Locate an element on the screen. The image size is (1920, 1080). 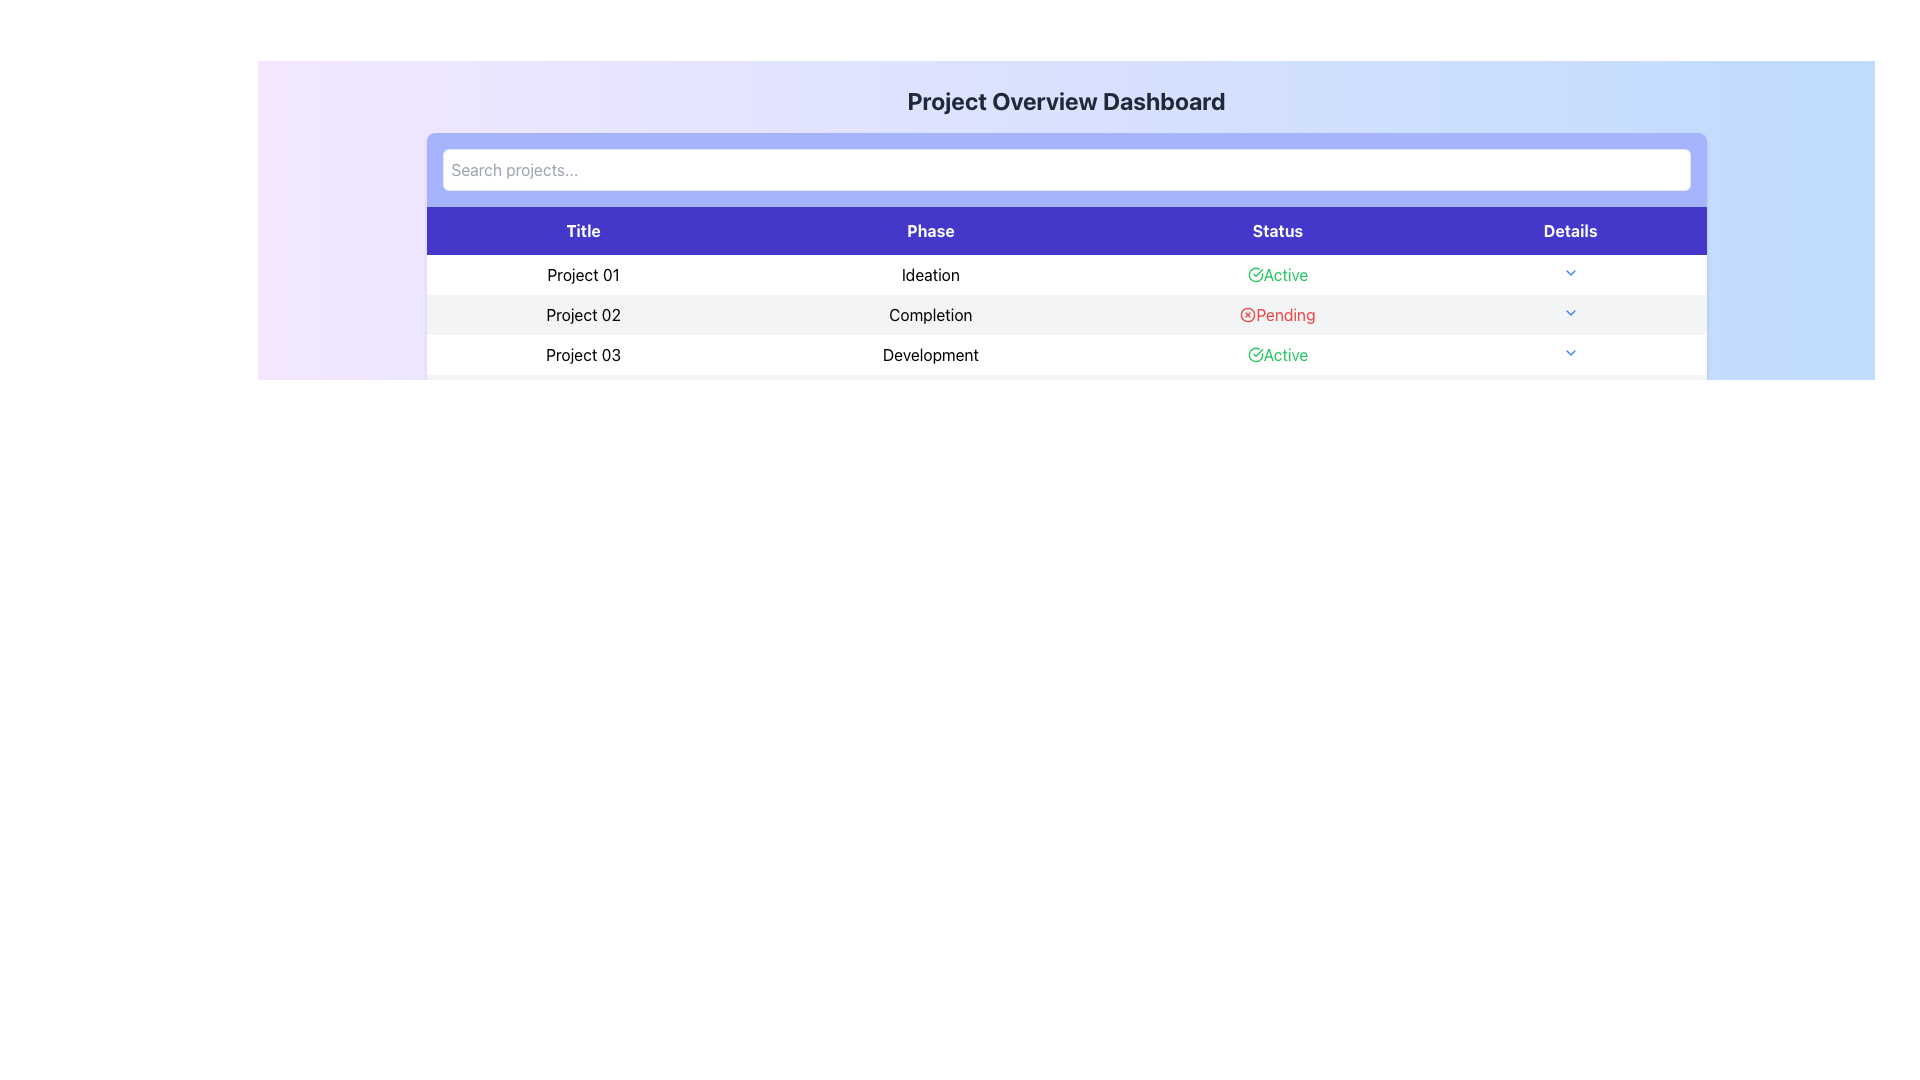
the static text label indicating the current phase of the project located in the second column of the first row under the 'Phase' header in the table is located at coordinates (929, 274).